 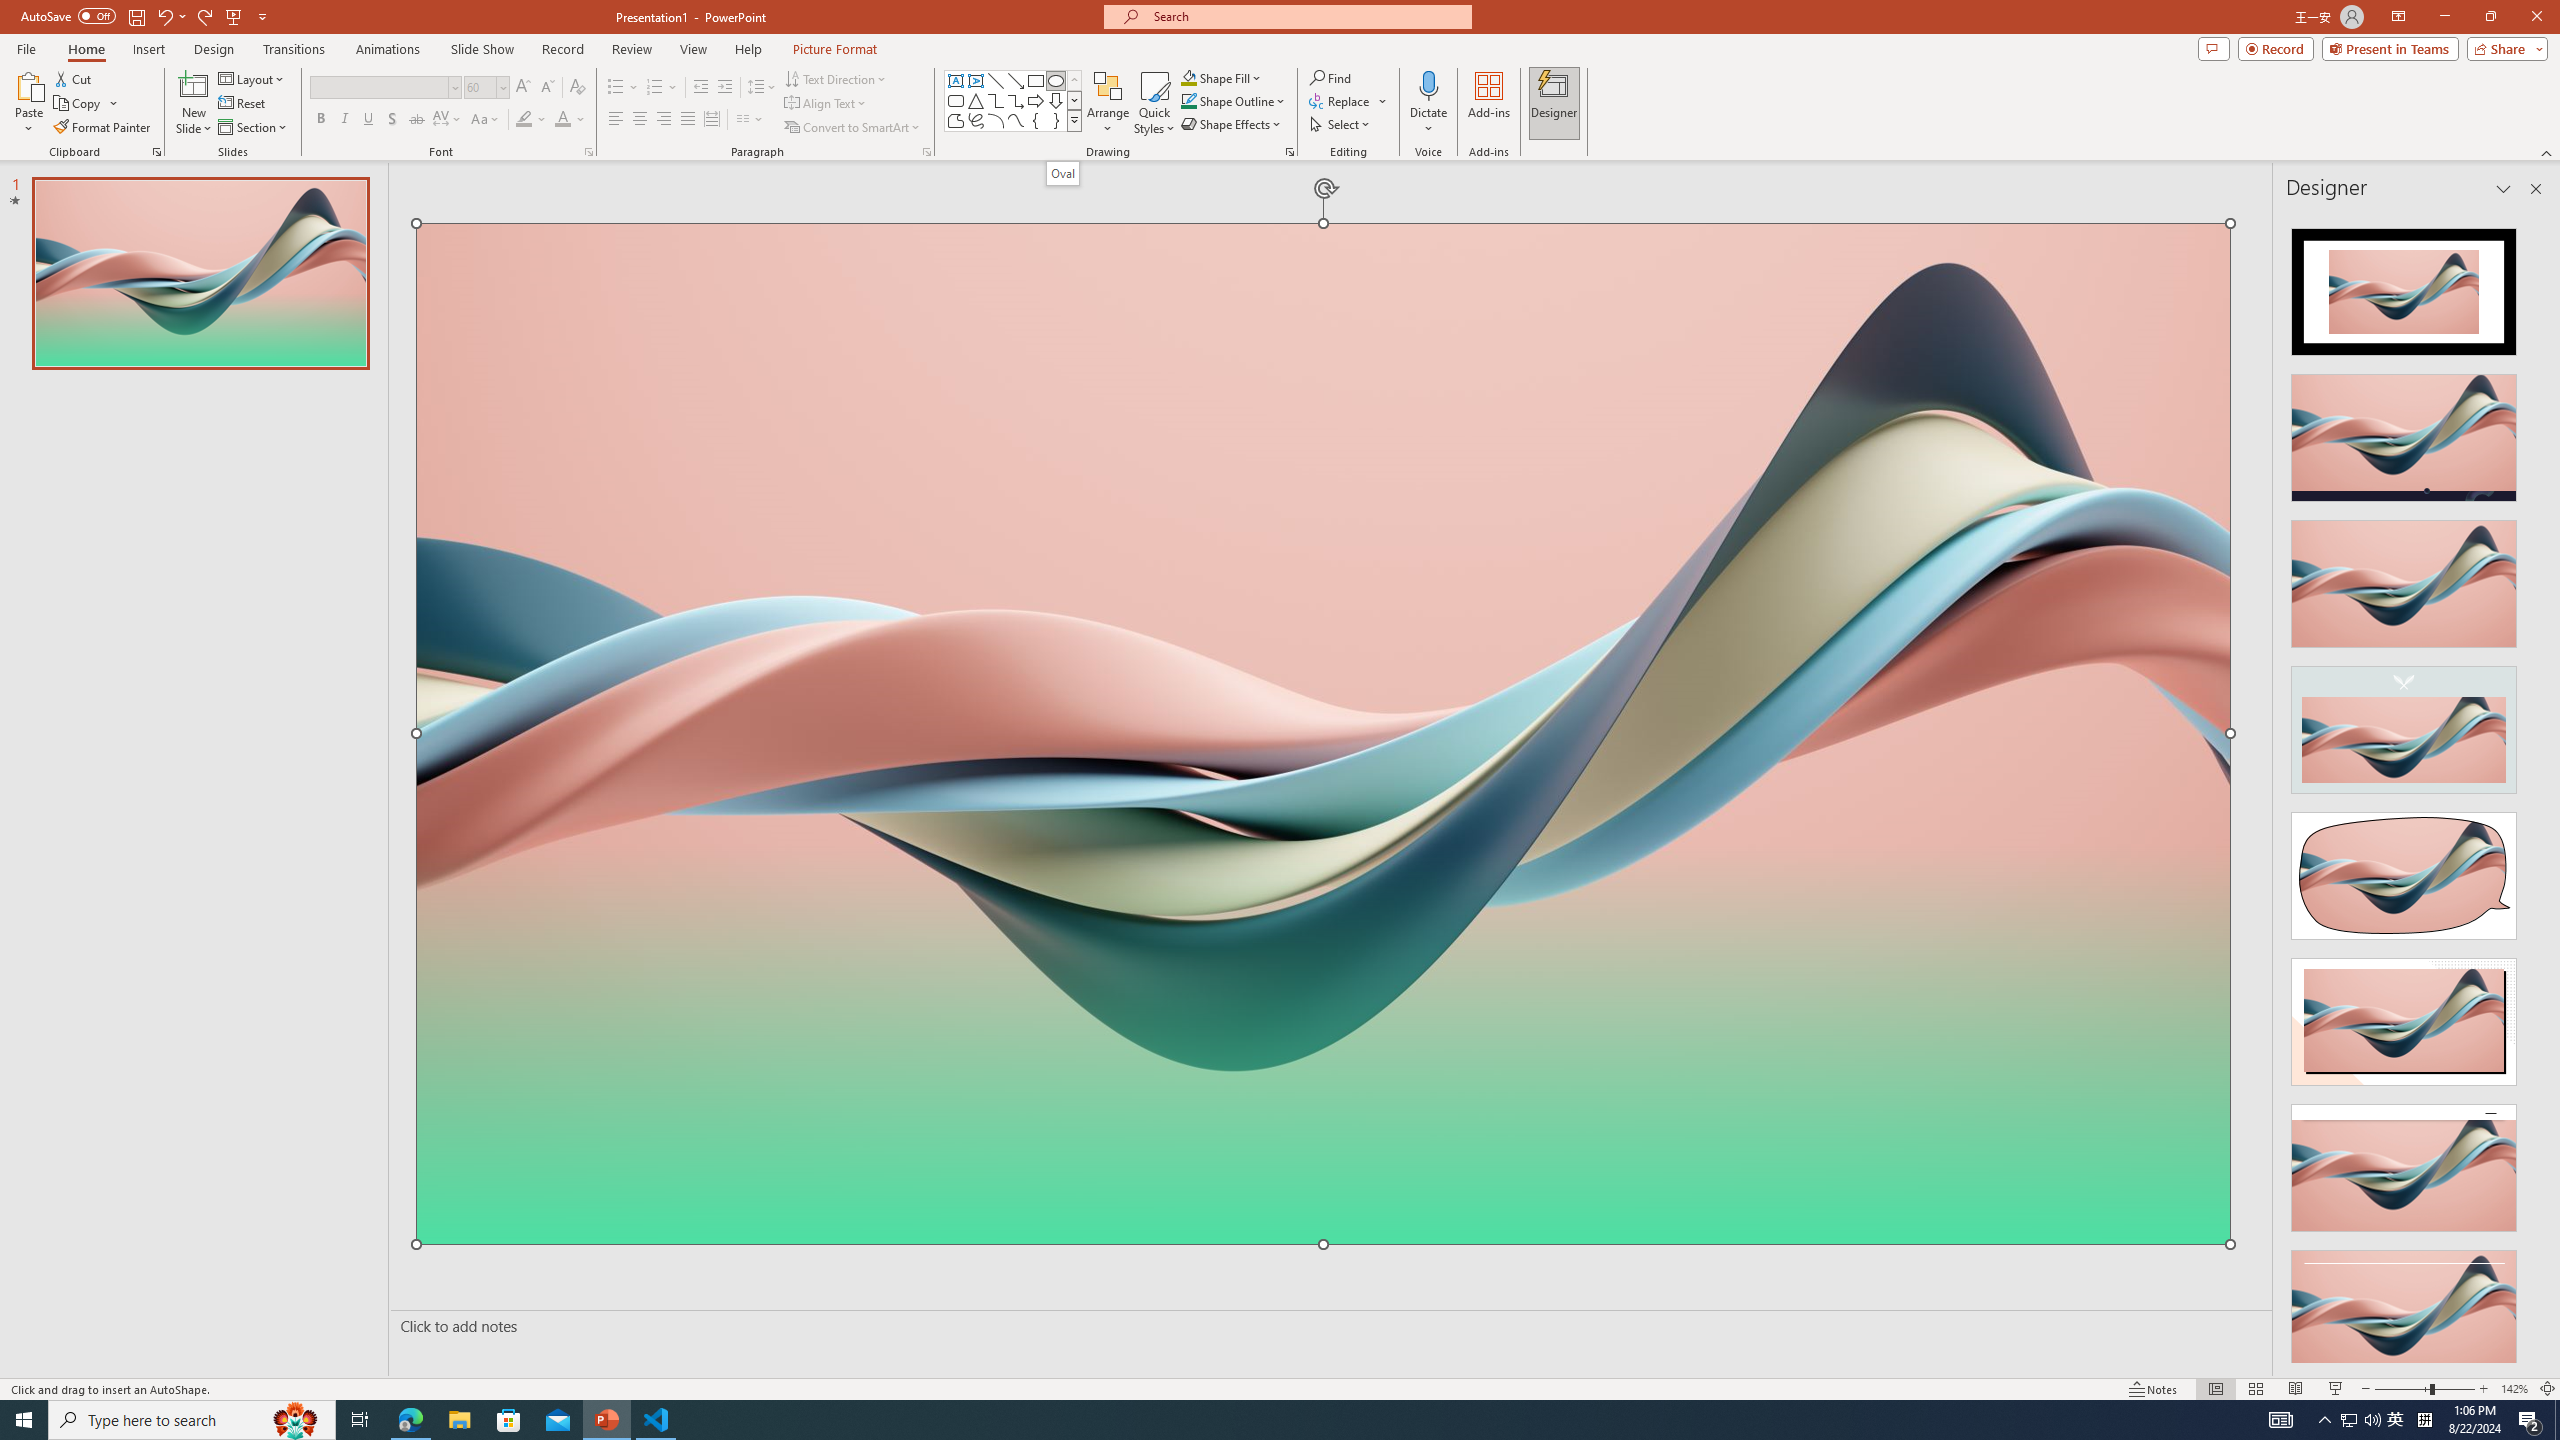 What do you see at coordinates (1322, 734) in the screenshot?
I see `'Wavy 3D art'` at bounding box center [1322, 734].